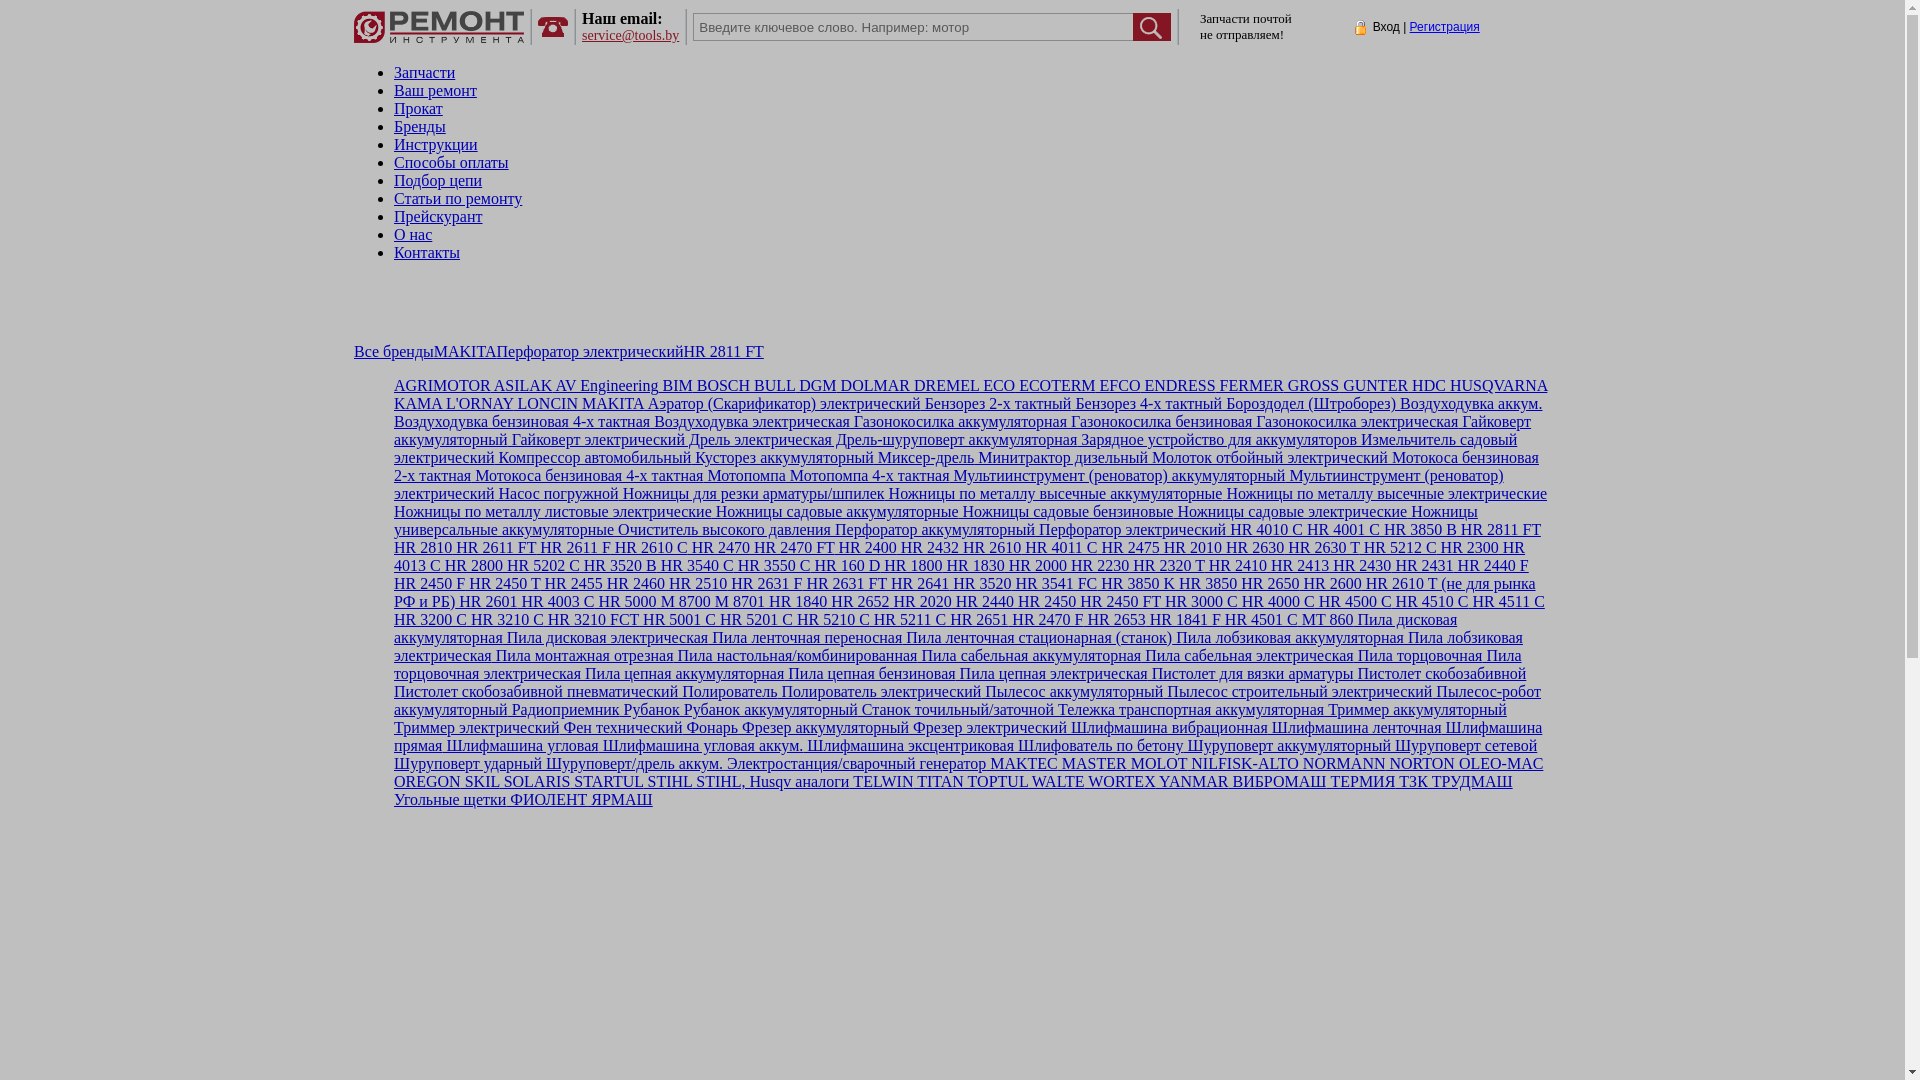 The image size is (1920, 1080). I want to click on 'HR 2230', so click(1065, 565).